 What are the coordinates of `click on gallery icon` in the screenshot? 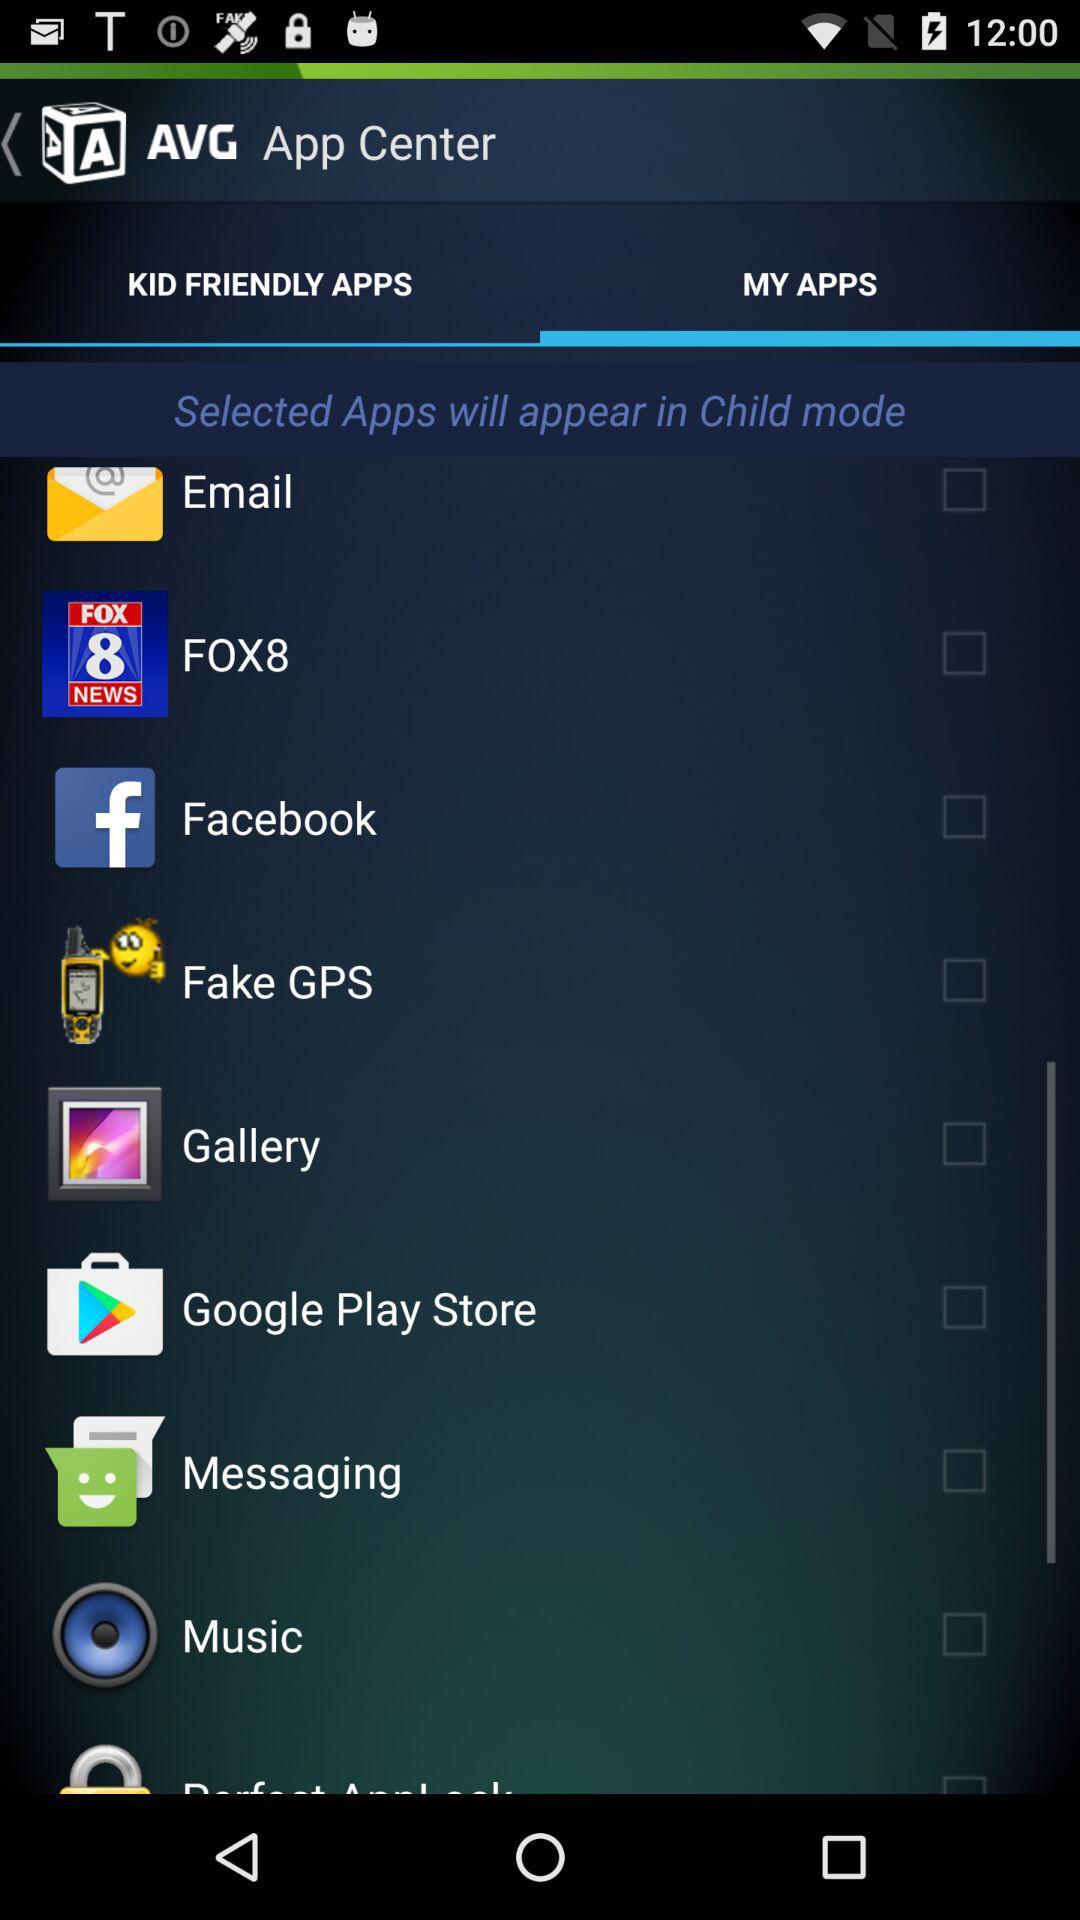 It's located at (104, 1144).